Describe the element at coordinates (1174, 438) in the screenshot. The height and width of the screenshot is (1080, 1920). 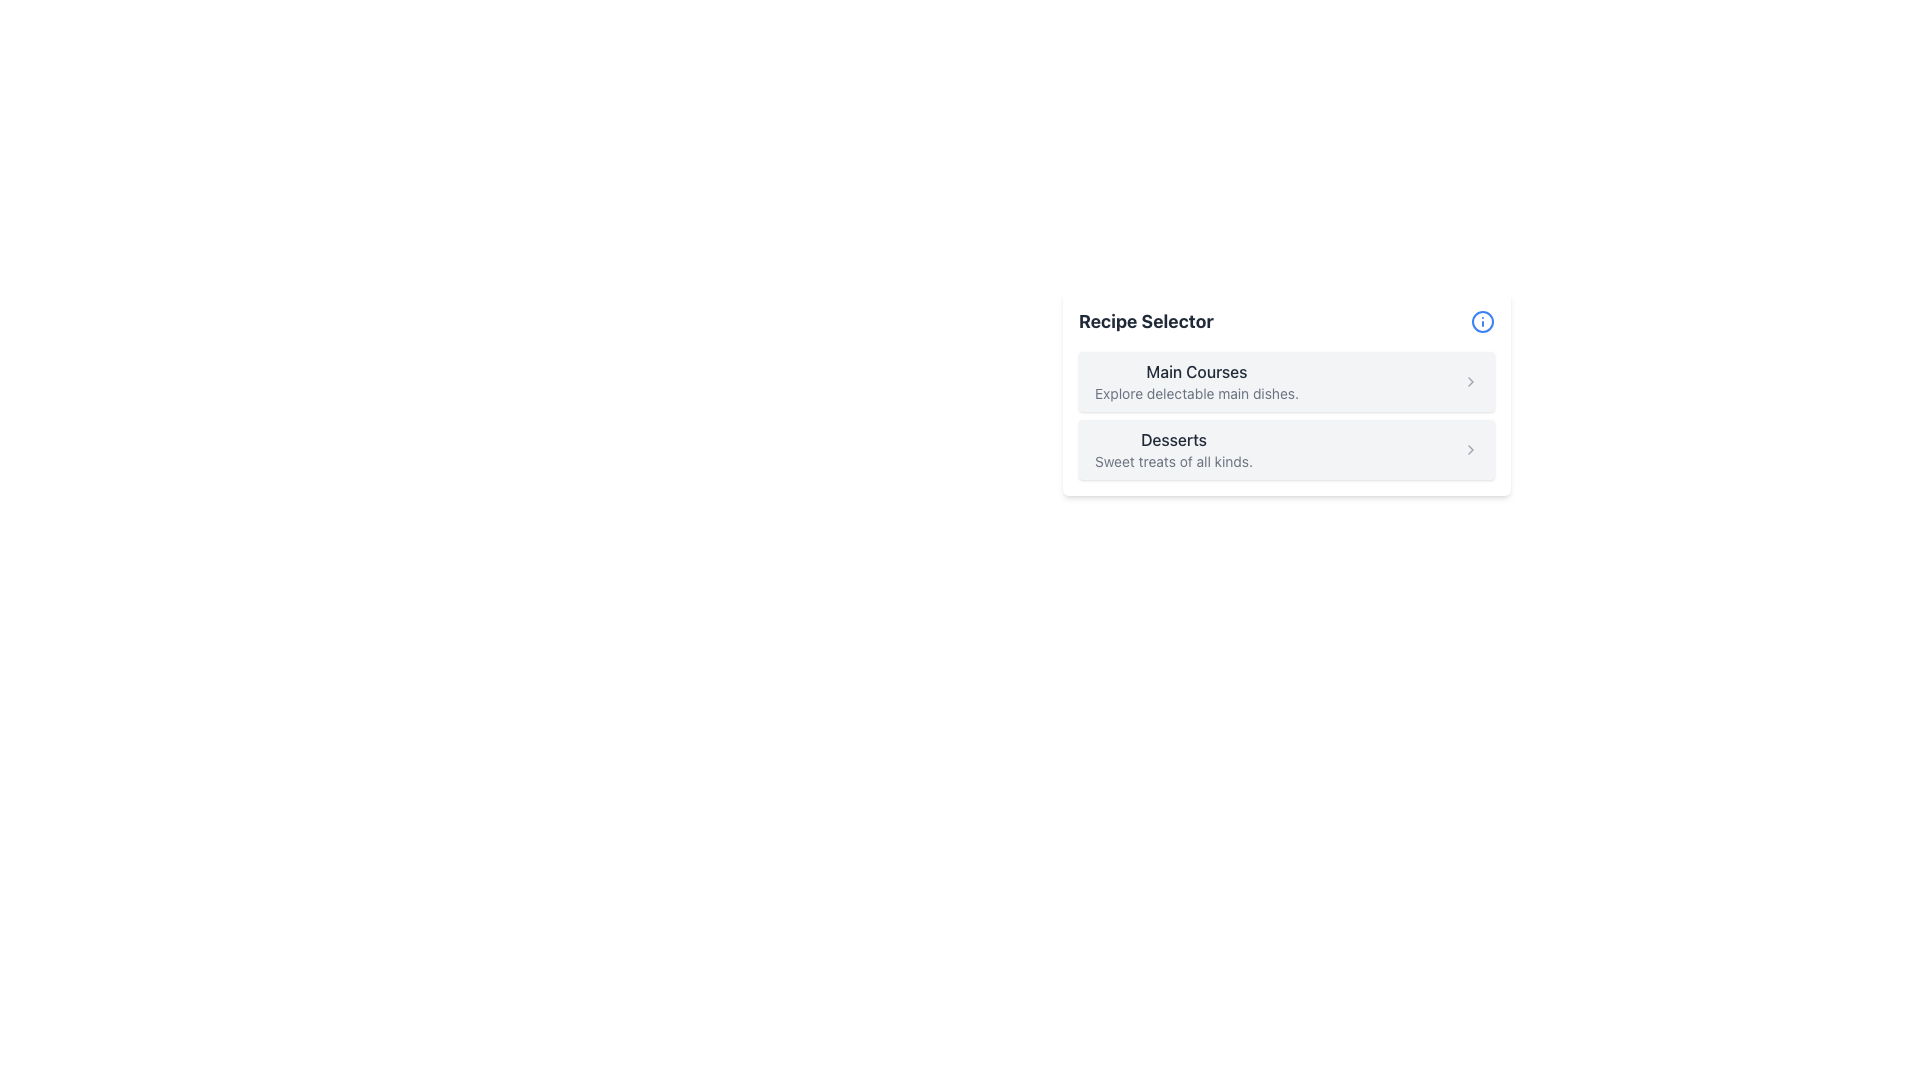
I see `the 'Desserts' text label, which is styled in medium gray font and positioned in the center of a white card-like component, located above a smaller descriptive text` at that location.